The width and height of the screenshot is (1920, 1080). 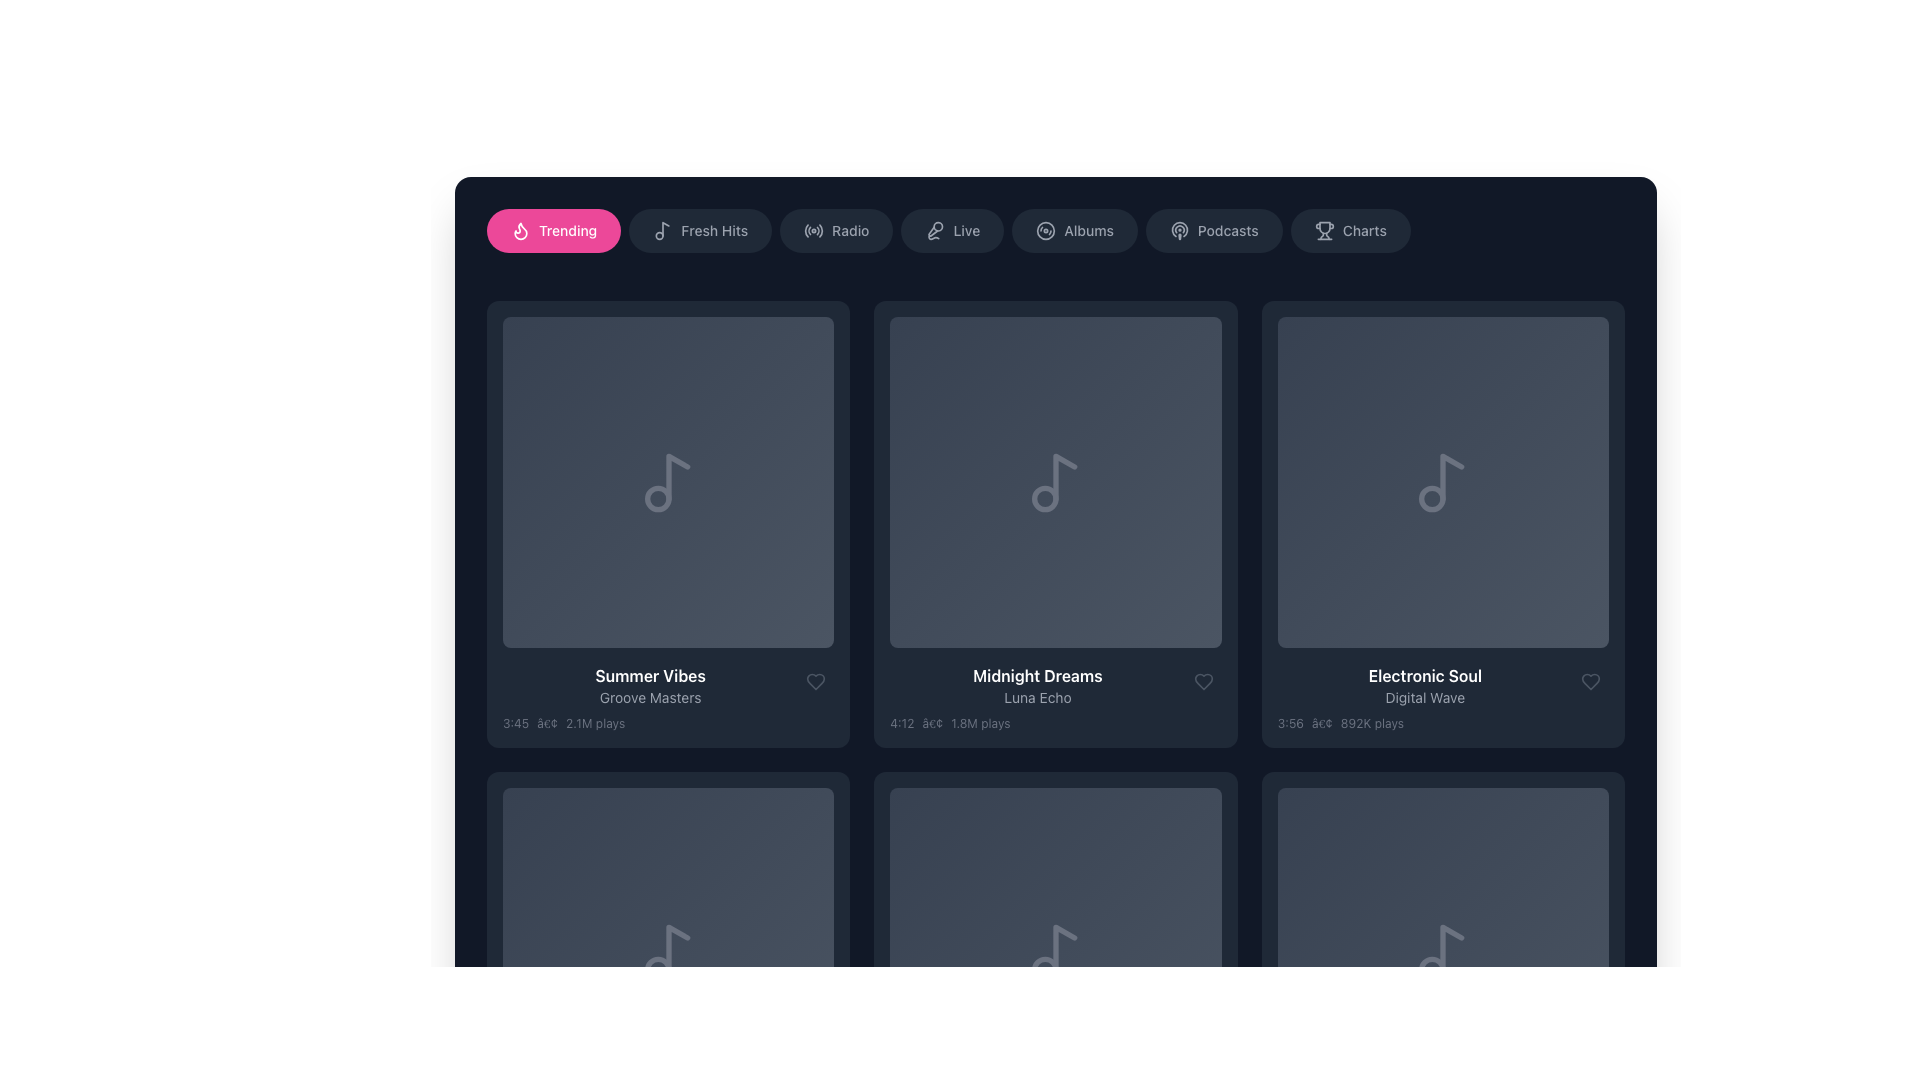 I want to click on the SVG circle component used as a decorative element of the 'Albums' navigation button located in the top navigation bar, so click(x=1045, y=230).